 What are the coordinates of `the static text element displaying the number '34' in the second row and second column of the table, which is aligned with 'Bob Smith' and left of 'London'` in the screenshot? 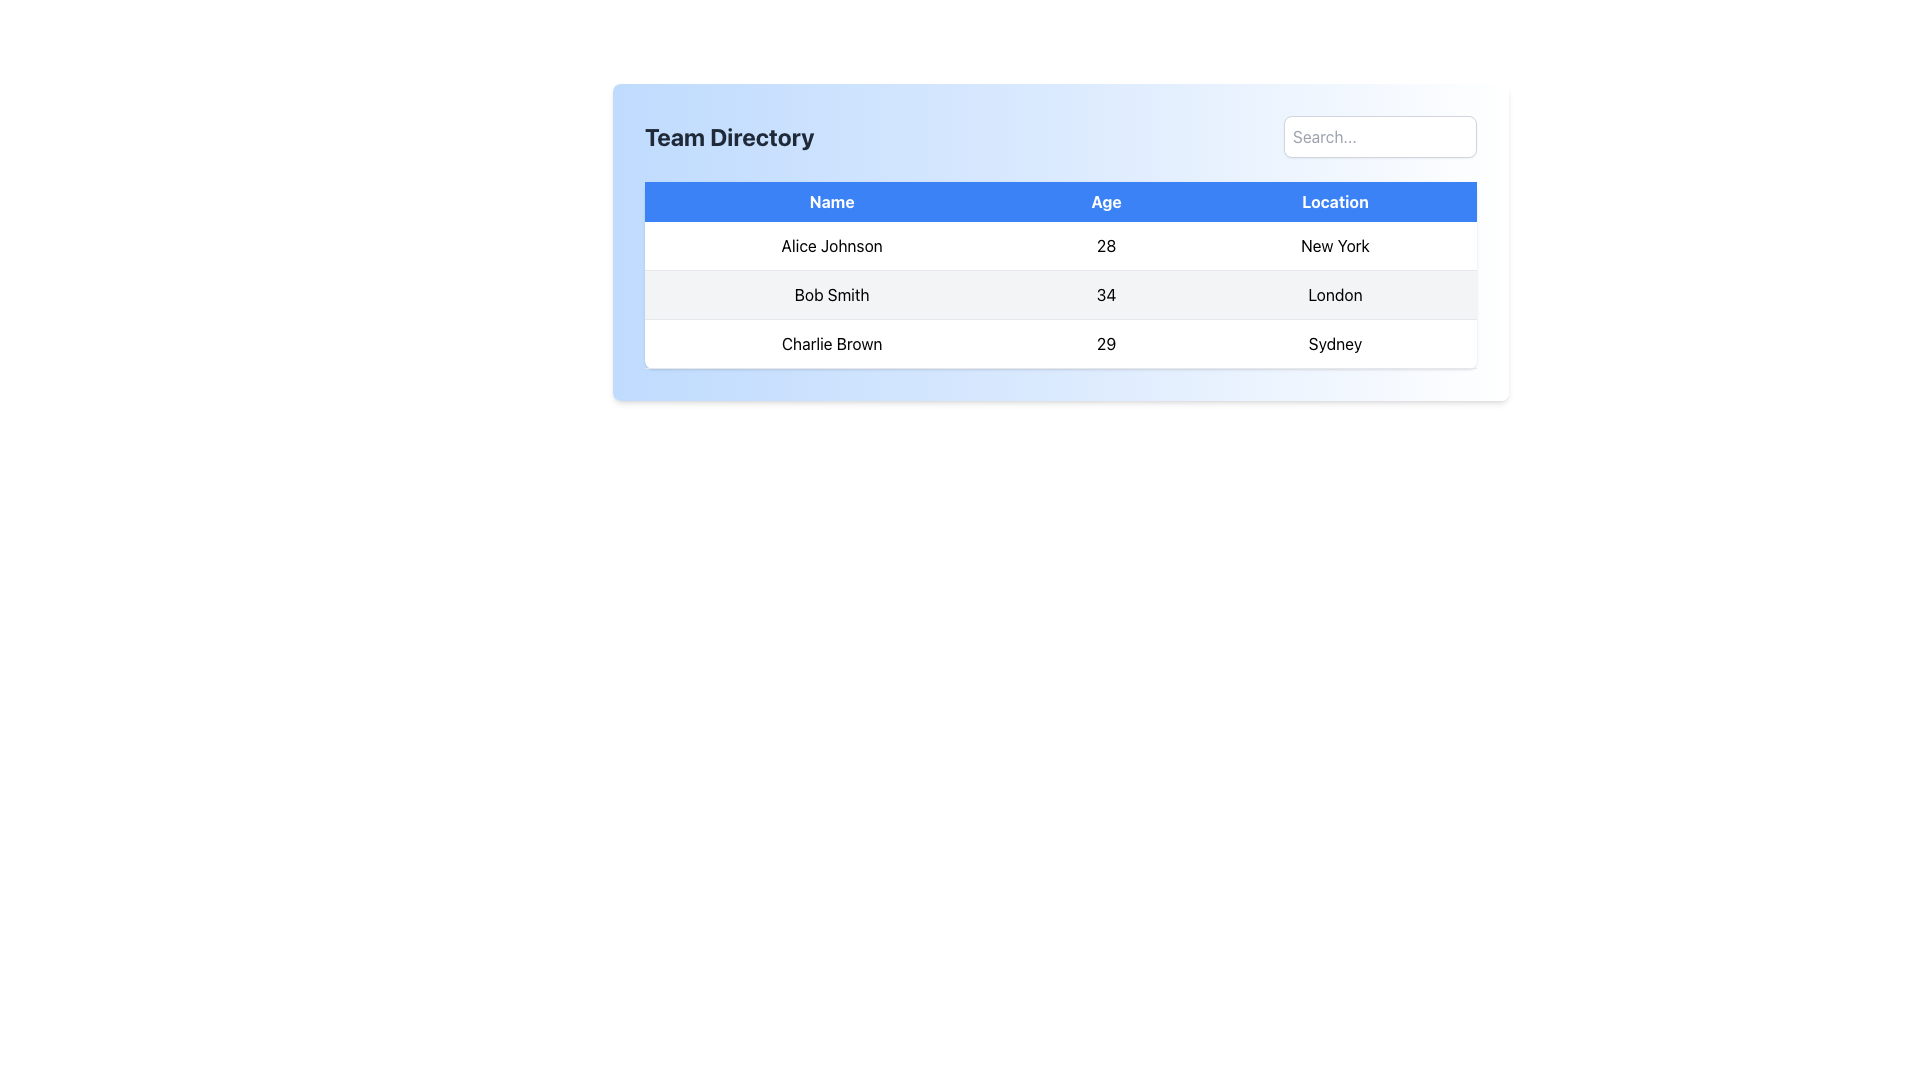 It's located at (1105, 294).